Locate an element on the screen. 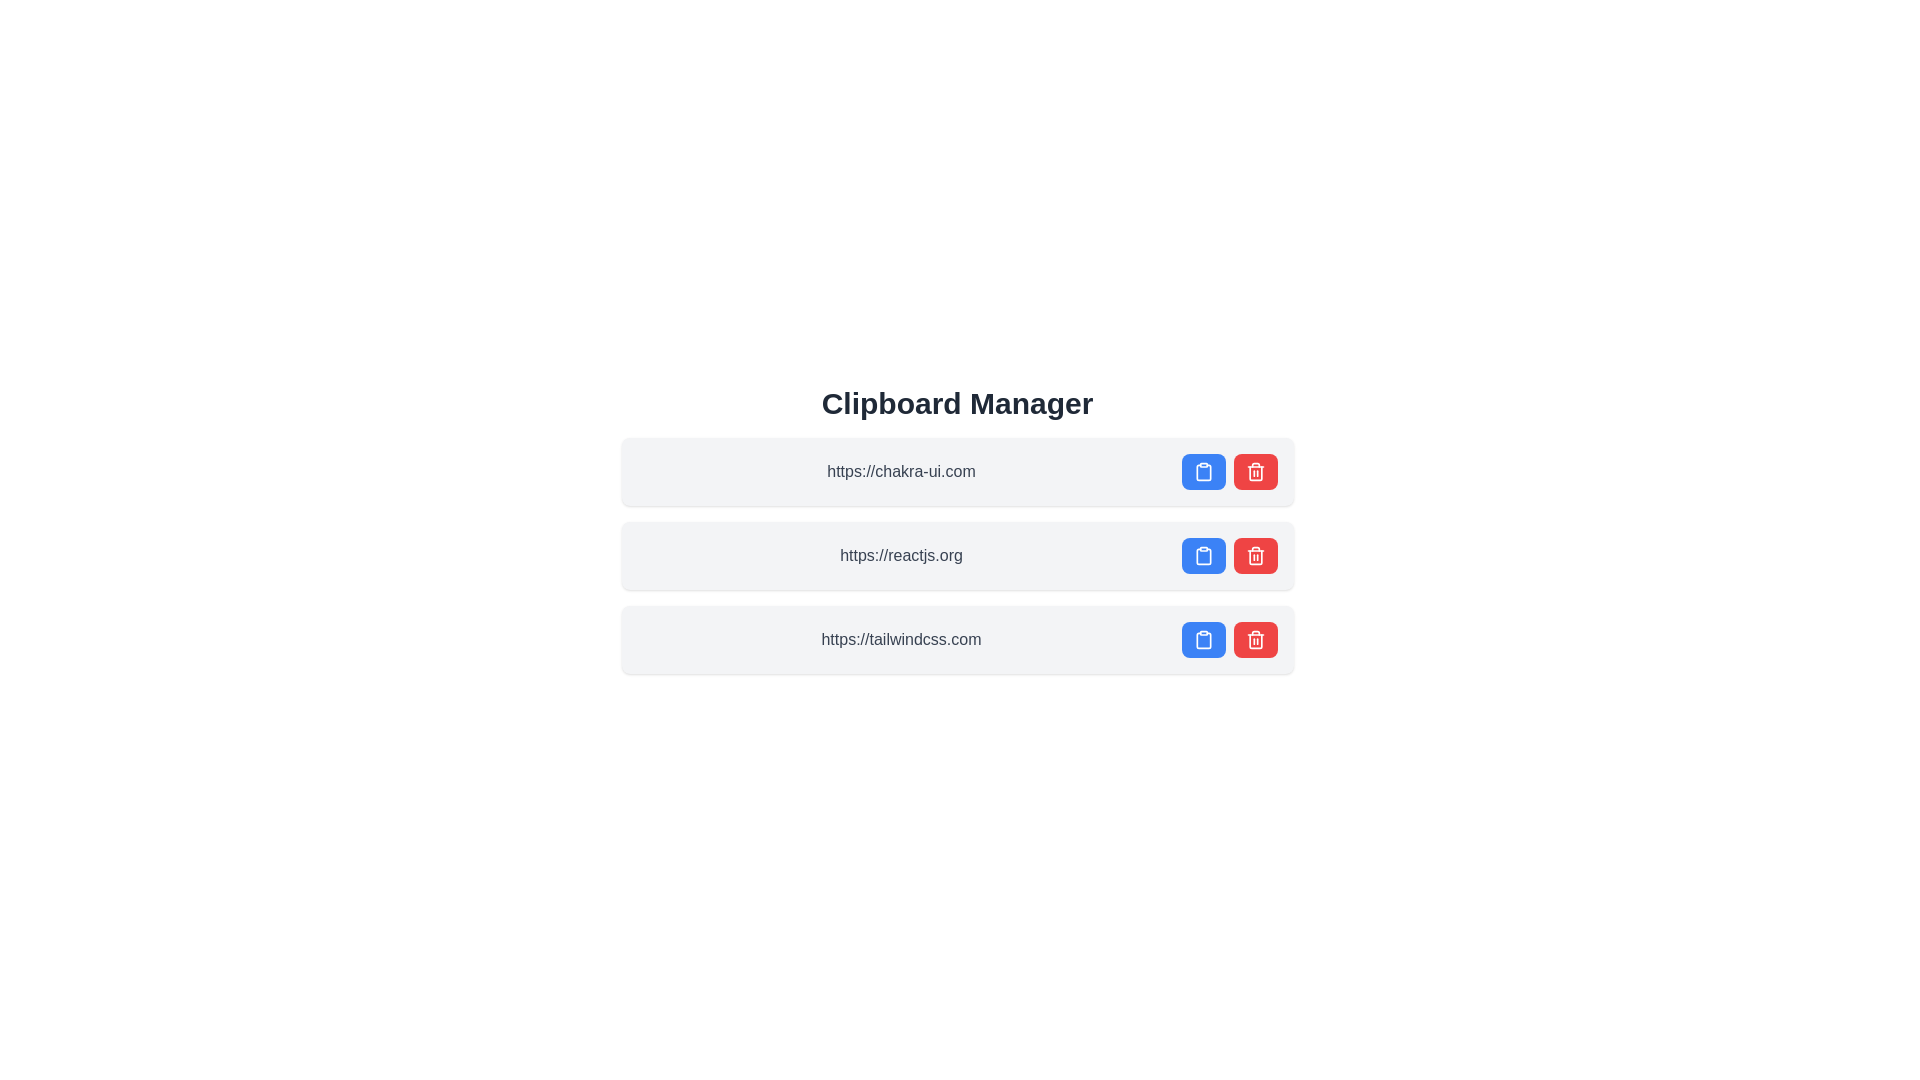 The width and height of the screenshot is (1920, 1080). the Text label displaying the URL "https://tailwindcss.com" which is located in the third row, to the left of a blue clipboard button and a red delete button is located at coordinates (900, 640).